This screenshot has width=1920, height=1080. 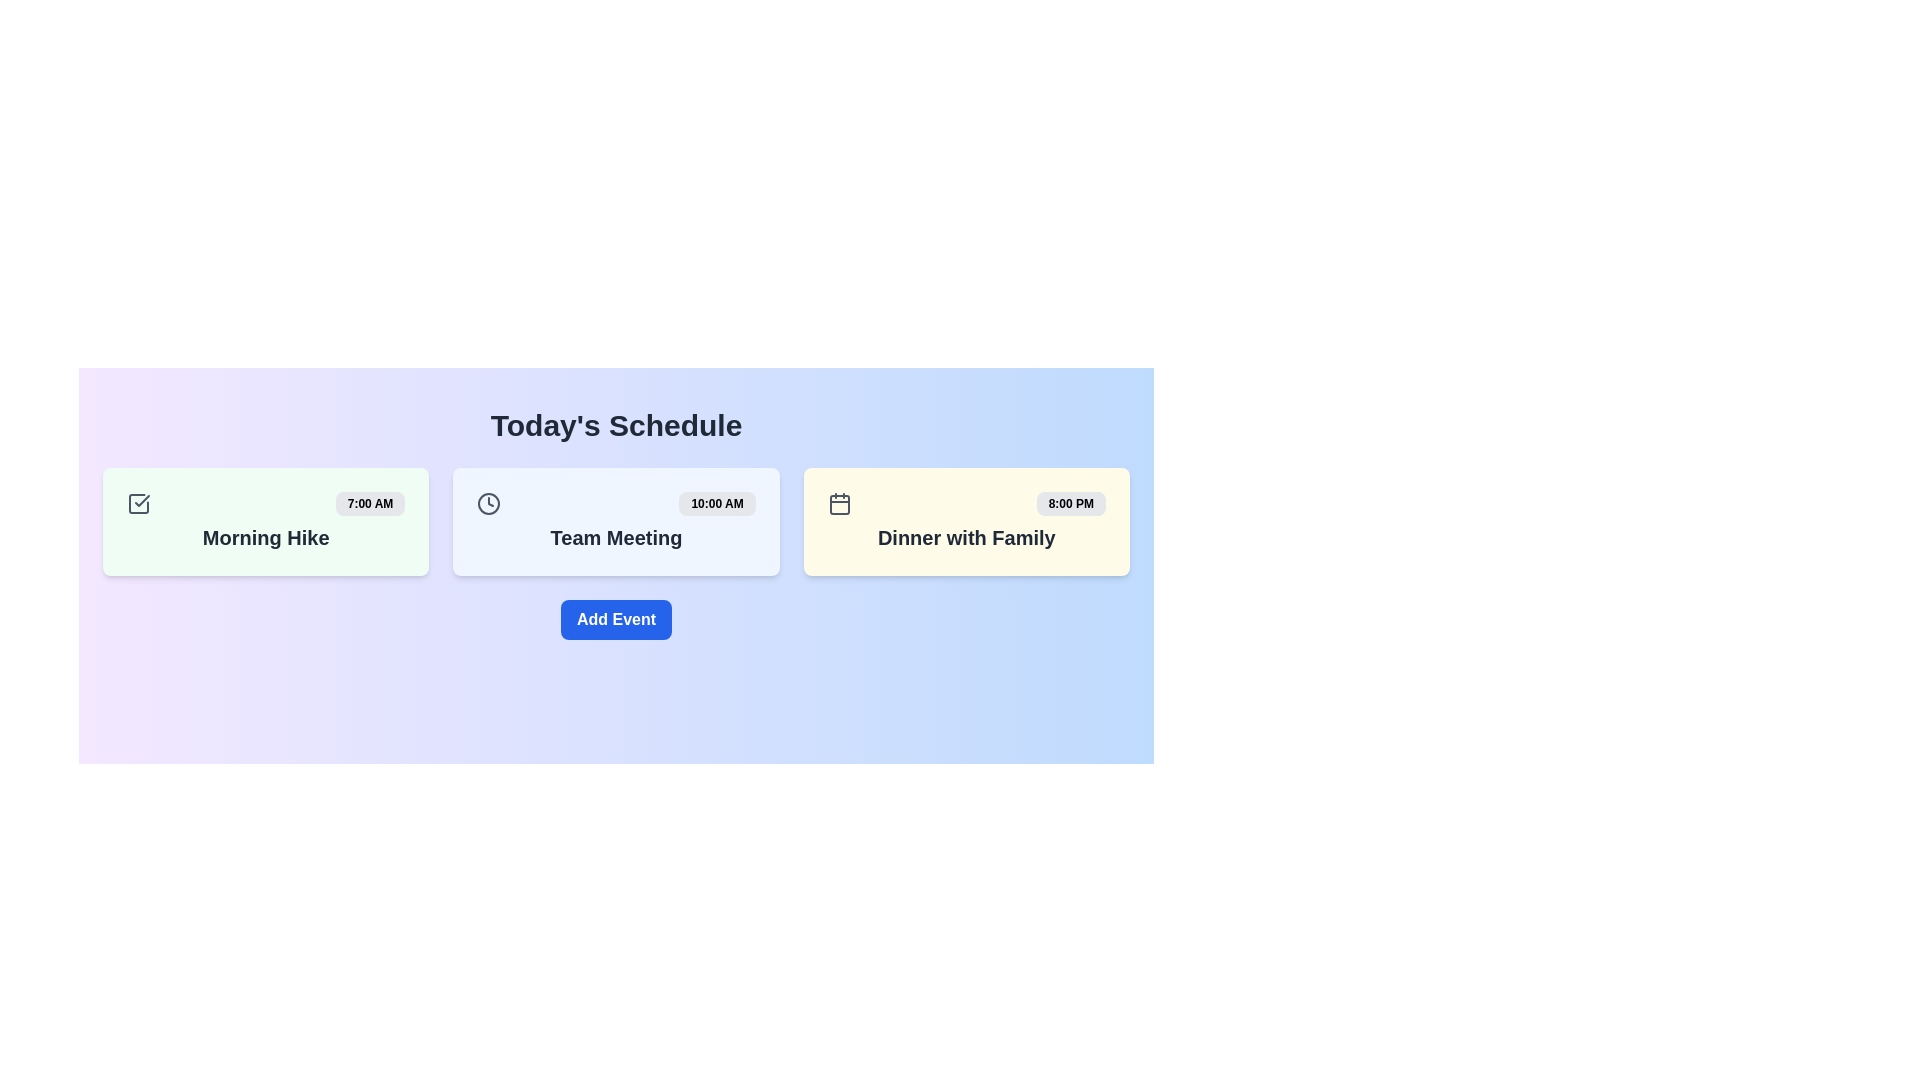 I want to click on the clock icon representing time, so click(x=489, y=503).